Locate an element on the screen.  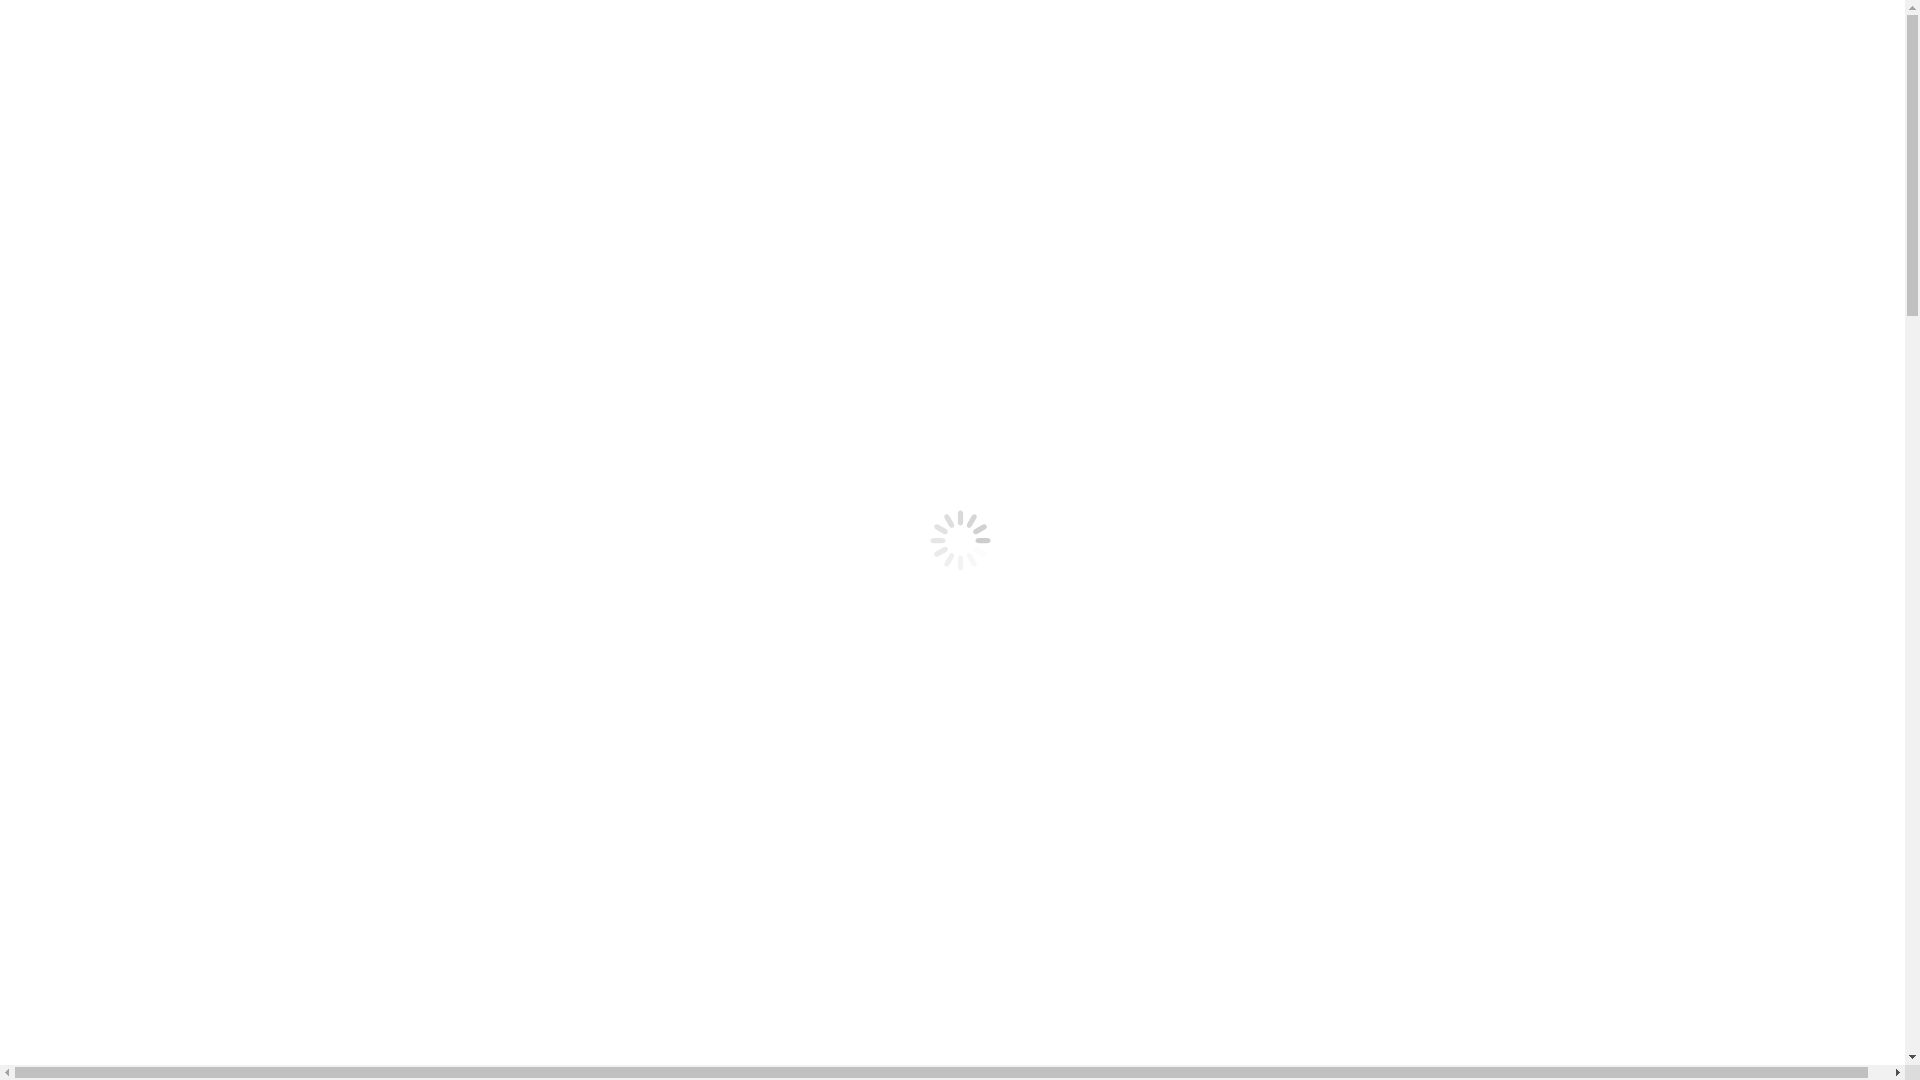
'Accueil' is located at coordinates (72, 104).